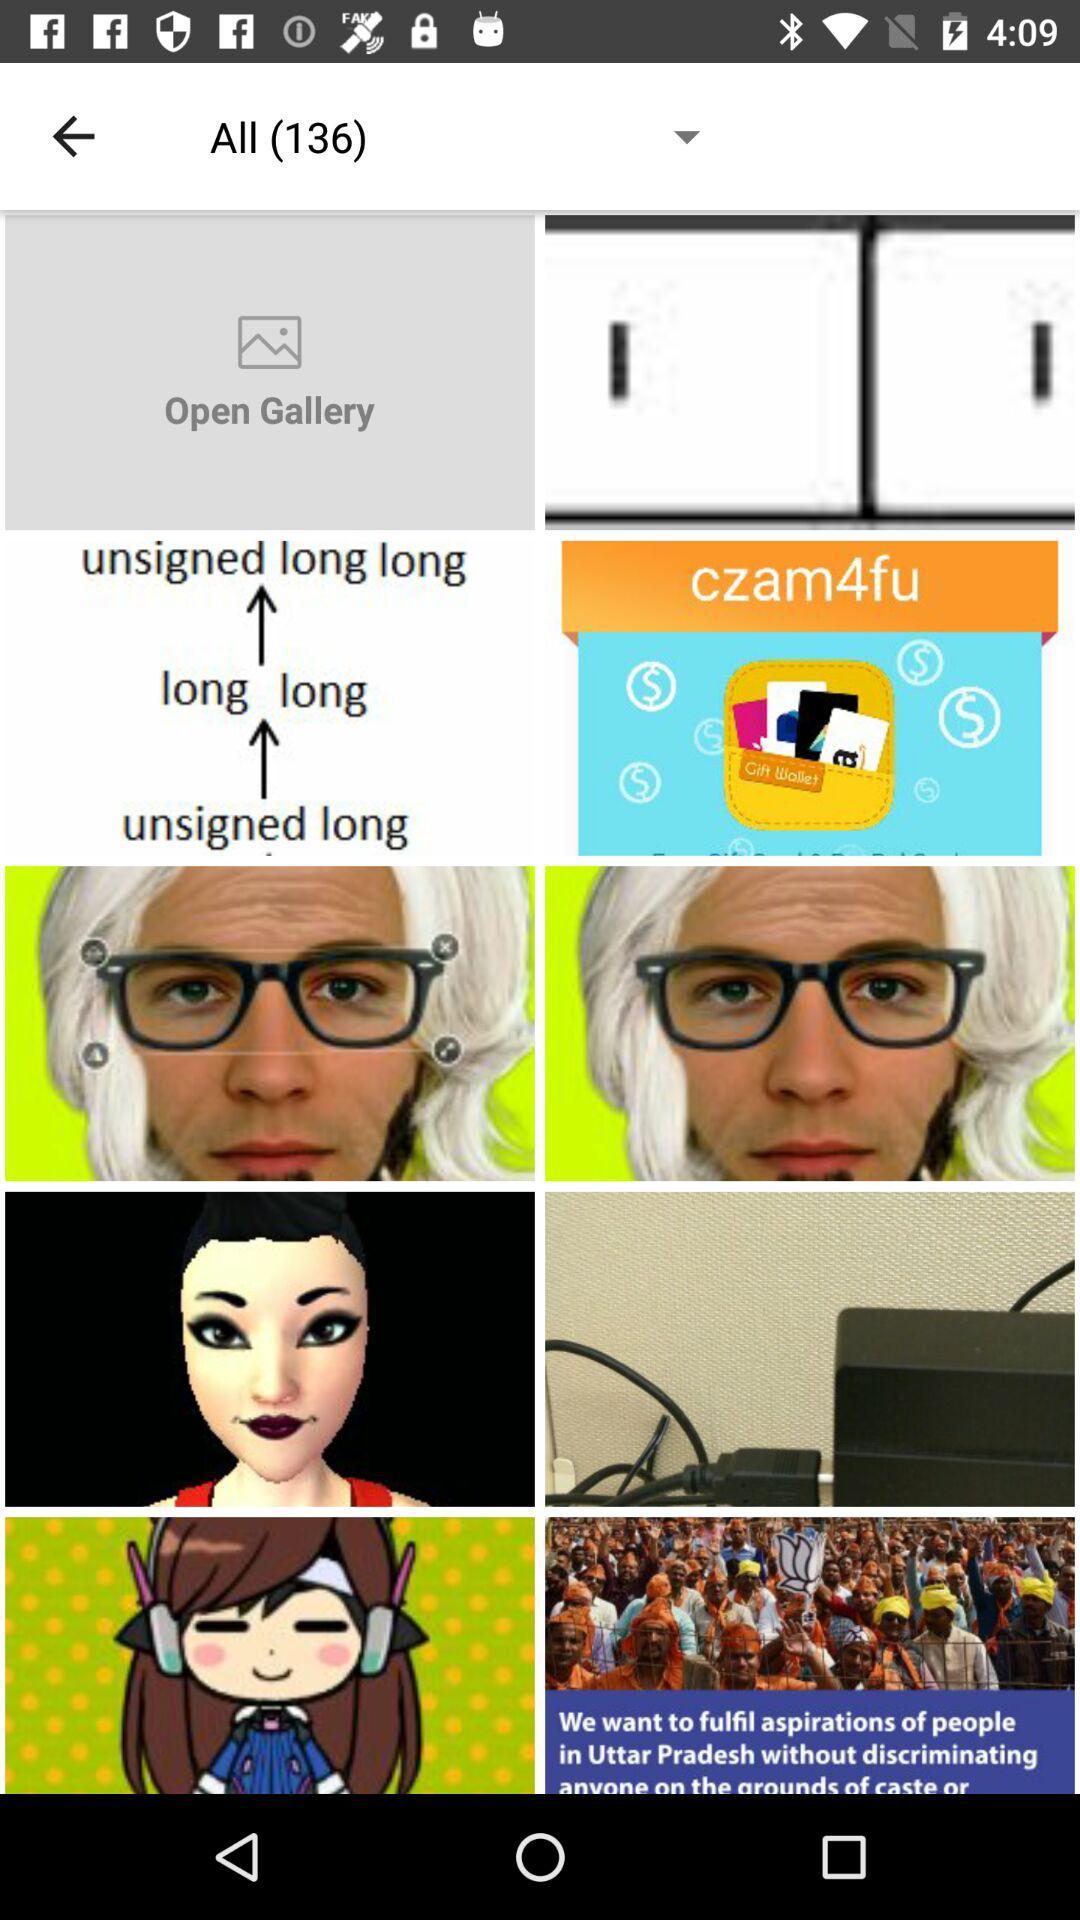 The width and height of the screenshot is (1080, 1920). What do you see at coordinates (270, 698) in the screenshot?
I see `open photo` at bounding box center [270, 698].